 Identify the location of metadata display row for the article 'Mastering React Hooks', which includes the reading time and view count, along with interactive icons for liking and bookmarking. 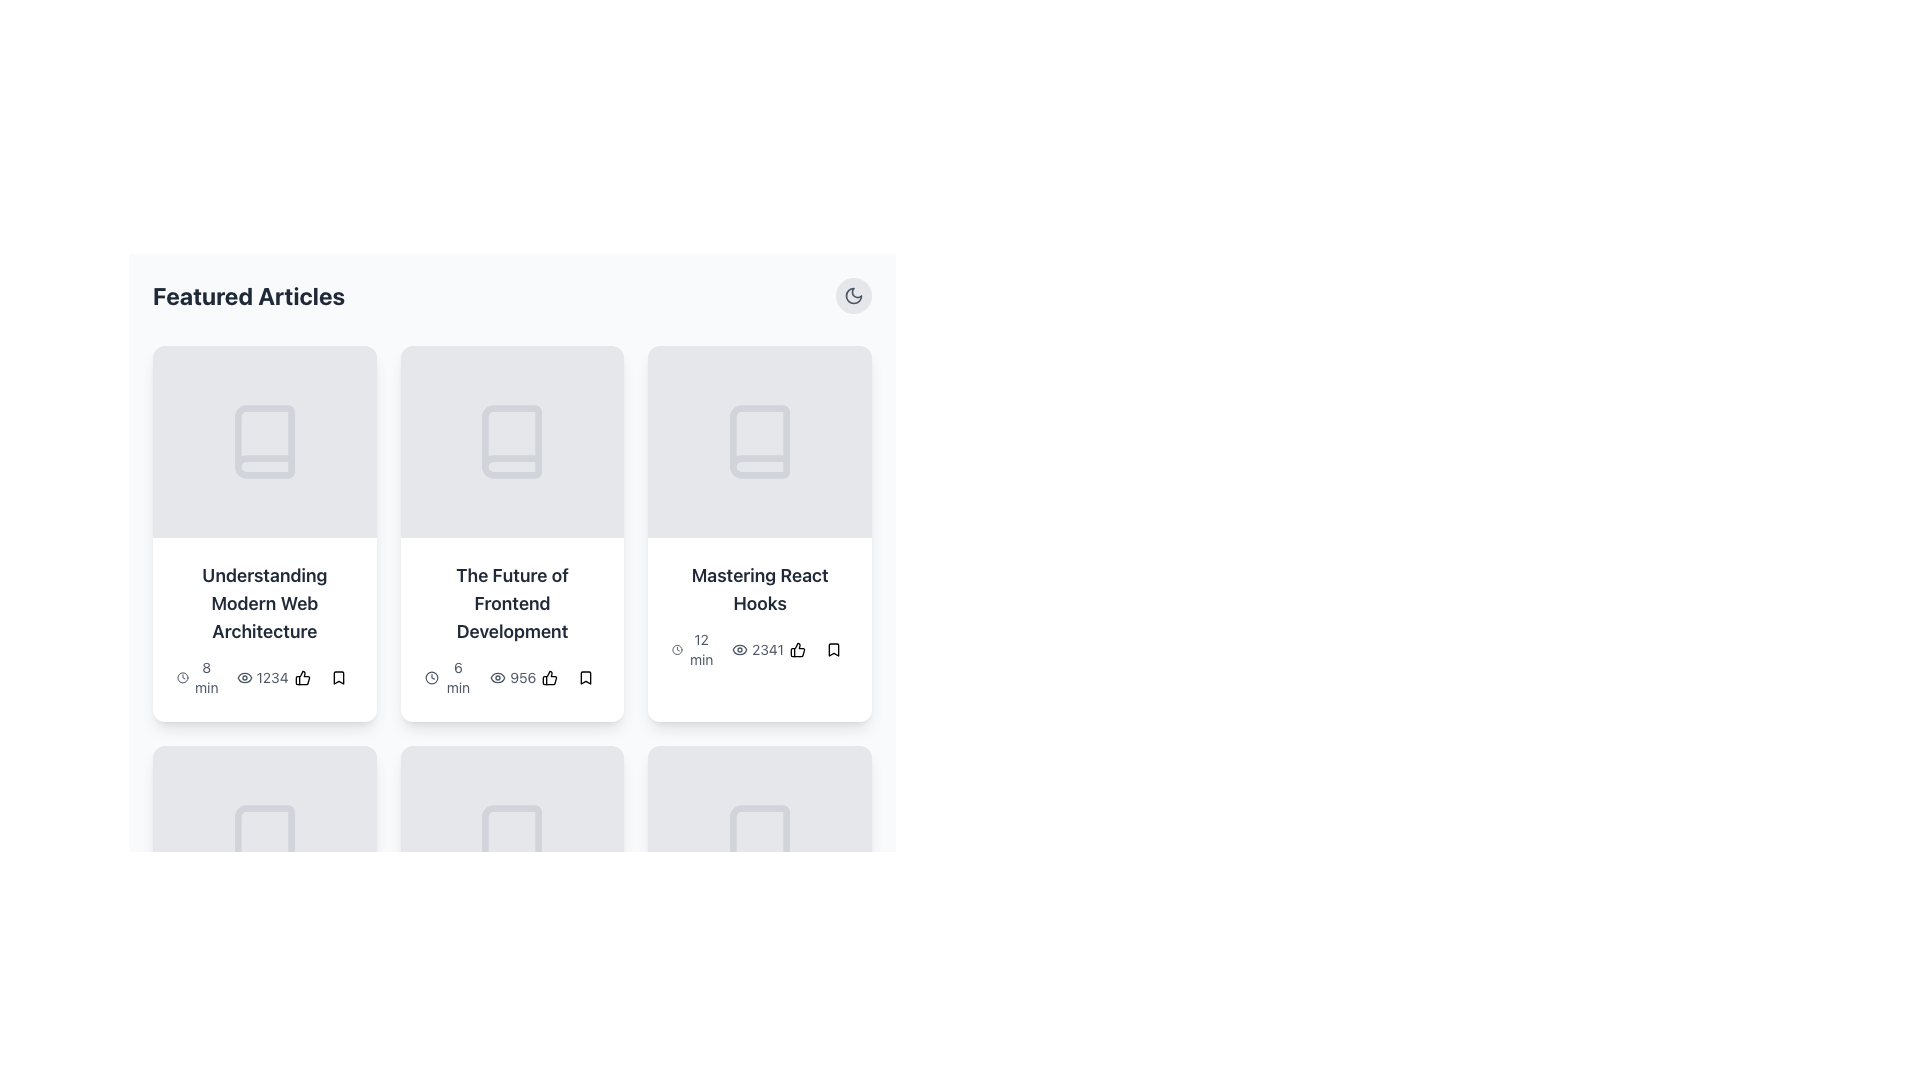
(759, 650).